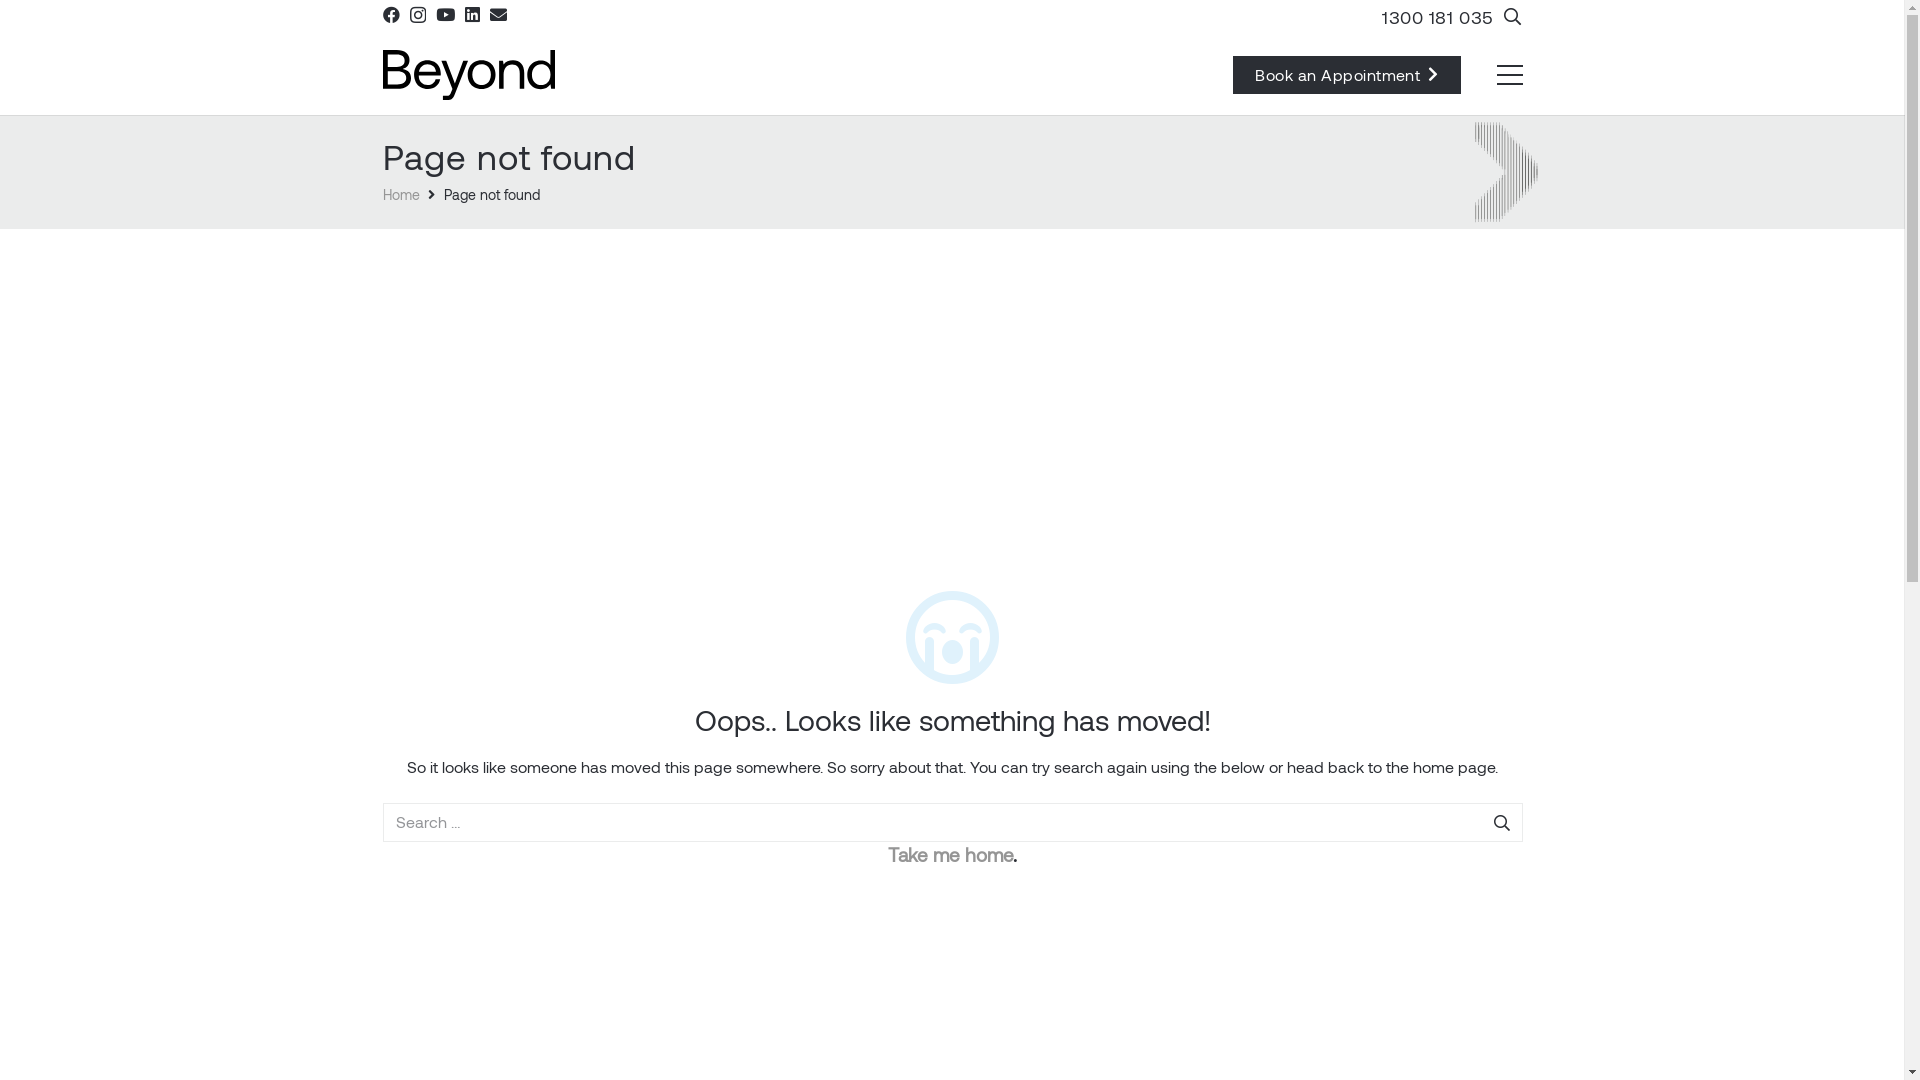 This screenshot has height=1080, width=1920. I want to click on 'Email', so click(498, 14).